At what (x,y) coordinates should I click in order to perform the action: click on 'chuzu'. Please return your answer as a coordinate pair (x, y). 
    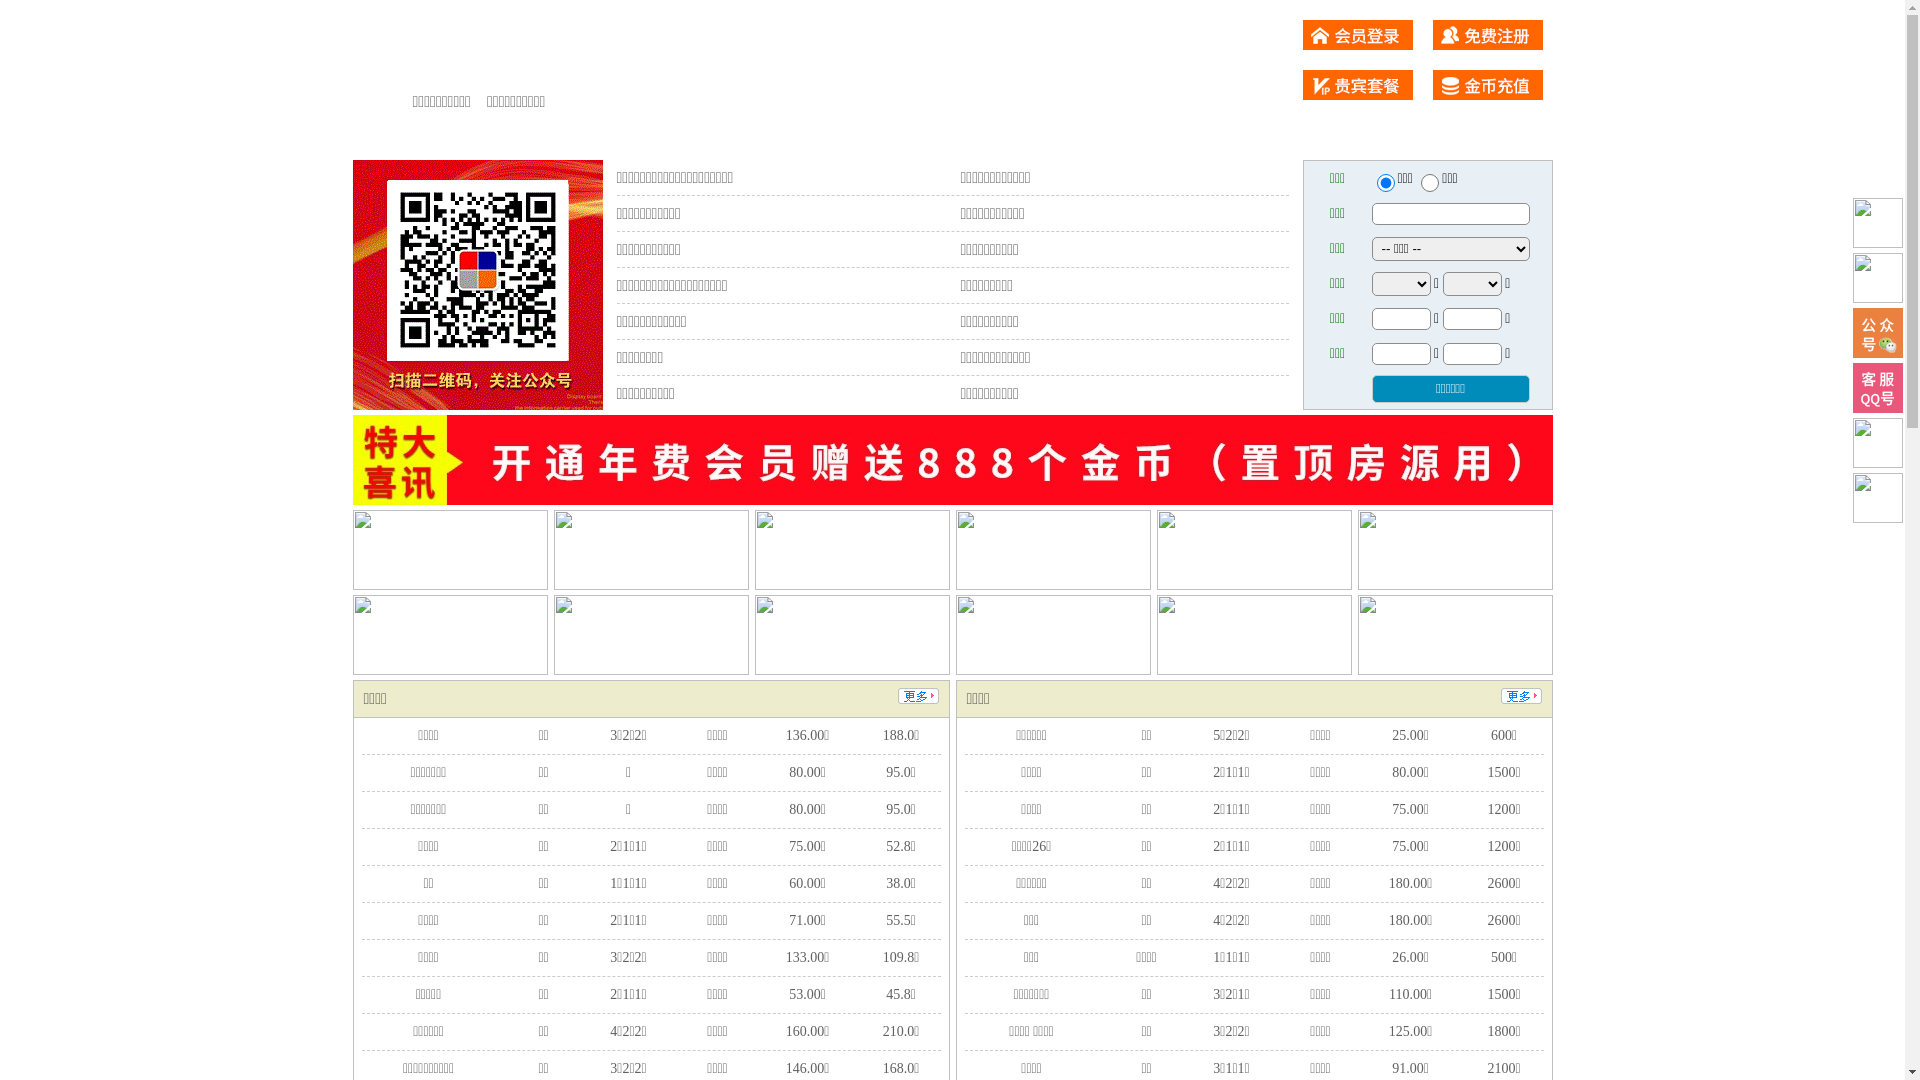
    Looking at the image, I should click on (1429, 182).